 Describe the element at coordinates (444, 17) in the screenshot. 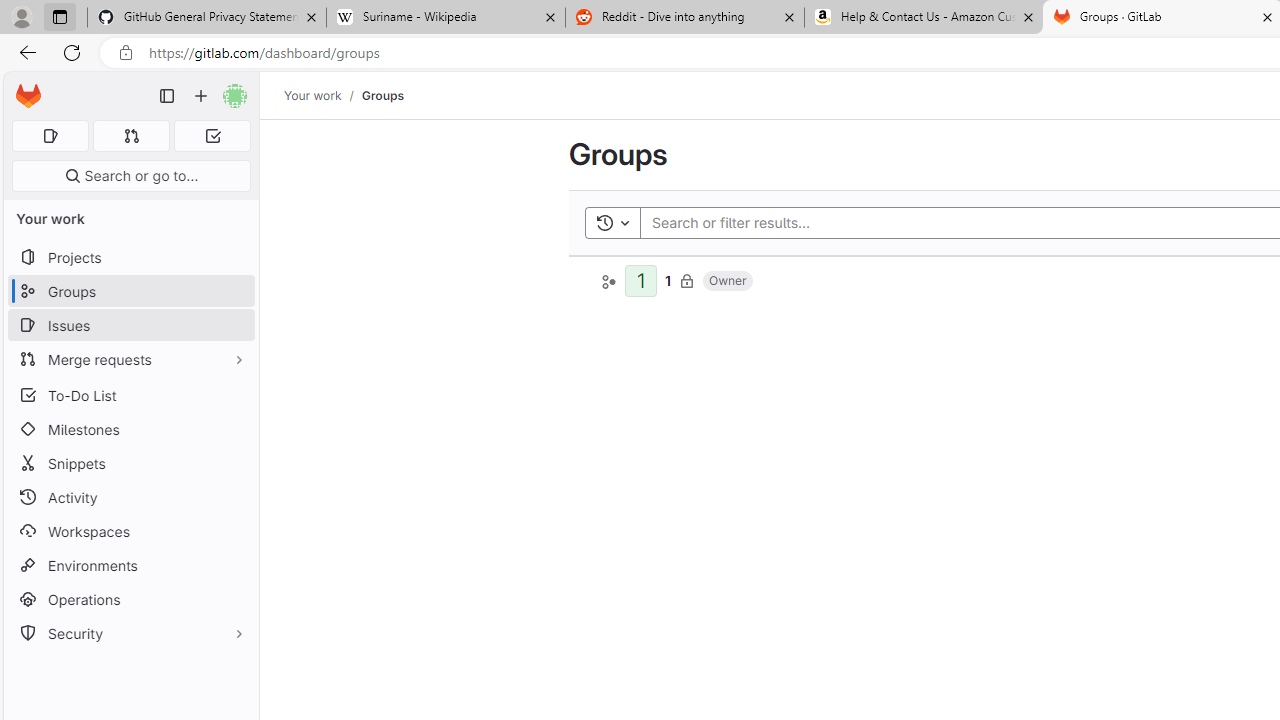

I see `'Suriname - Wikipedia'` at that location.